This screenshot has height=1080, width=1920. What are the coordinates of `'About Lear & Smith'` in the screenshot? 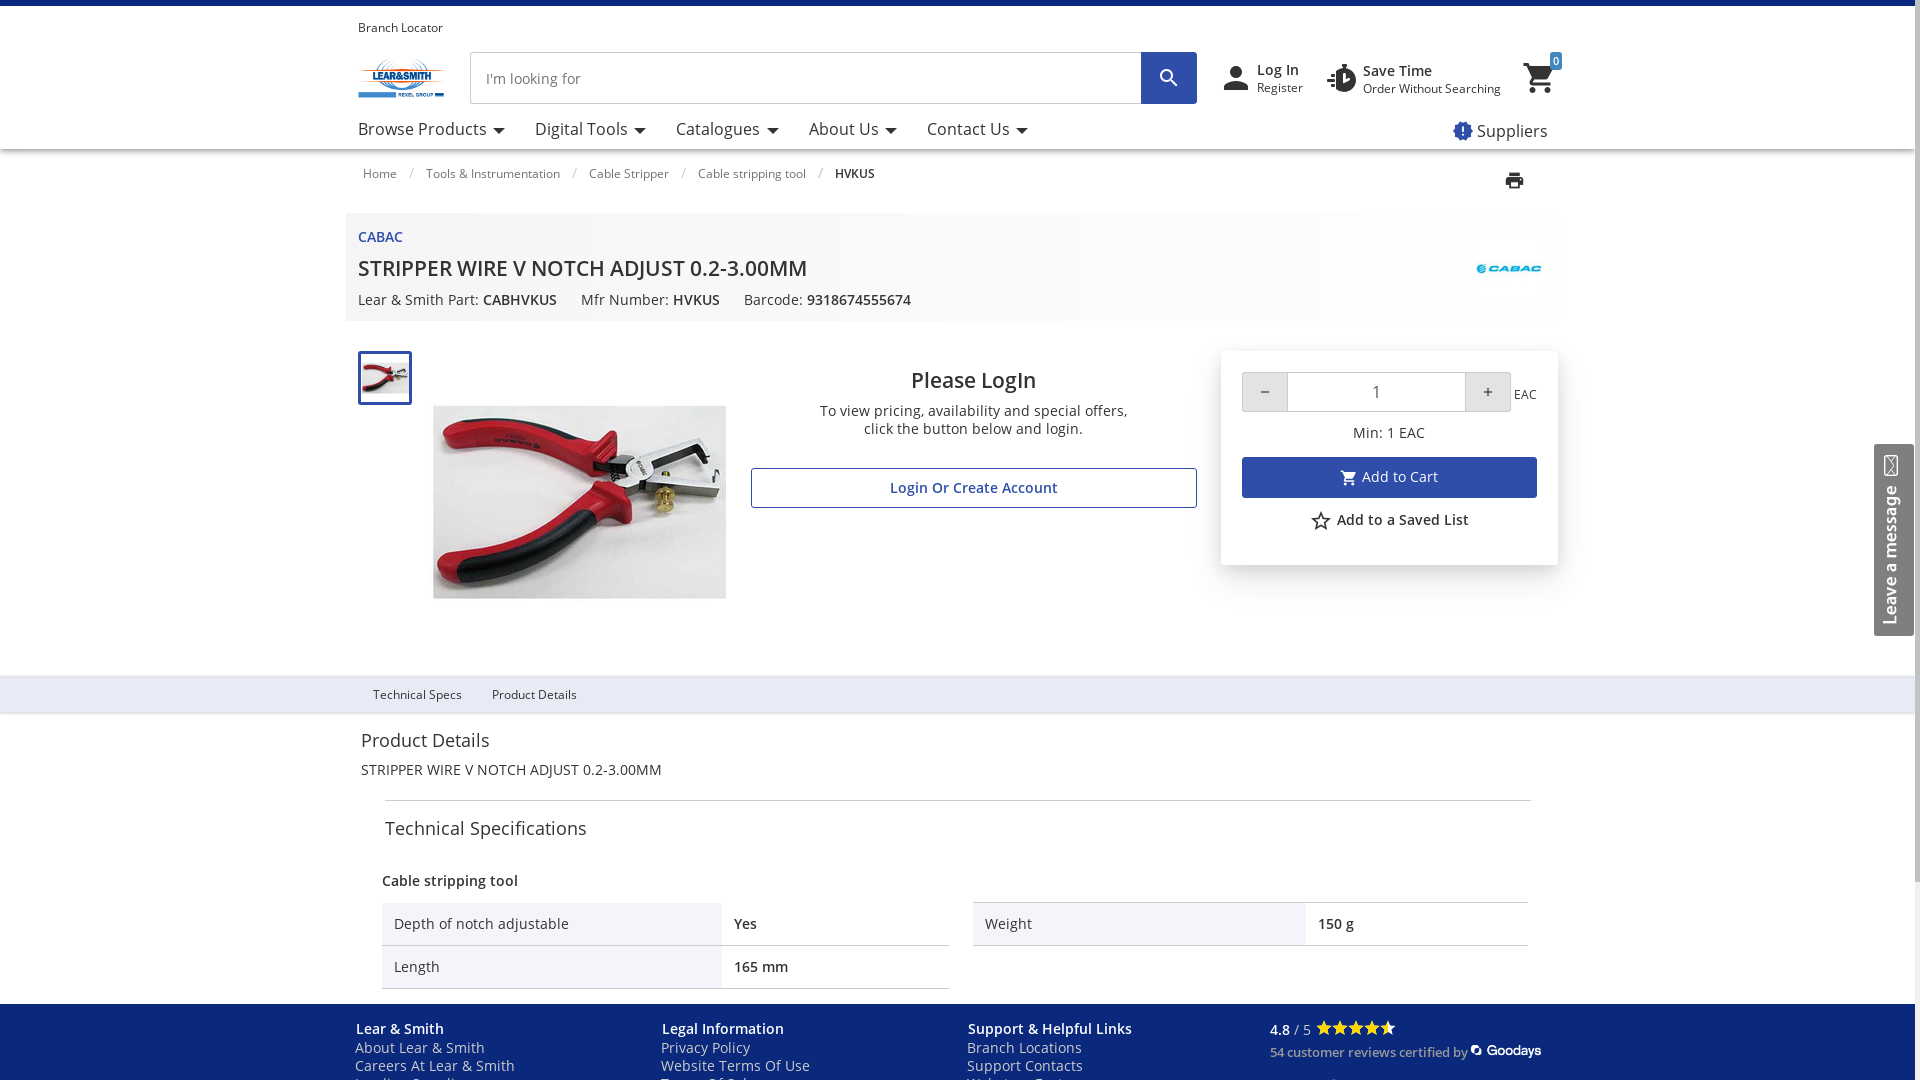 It's located at (417, 1046).